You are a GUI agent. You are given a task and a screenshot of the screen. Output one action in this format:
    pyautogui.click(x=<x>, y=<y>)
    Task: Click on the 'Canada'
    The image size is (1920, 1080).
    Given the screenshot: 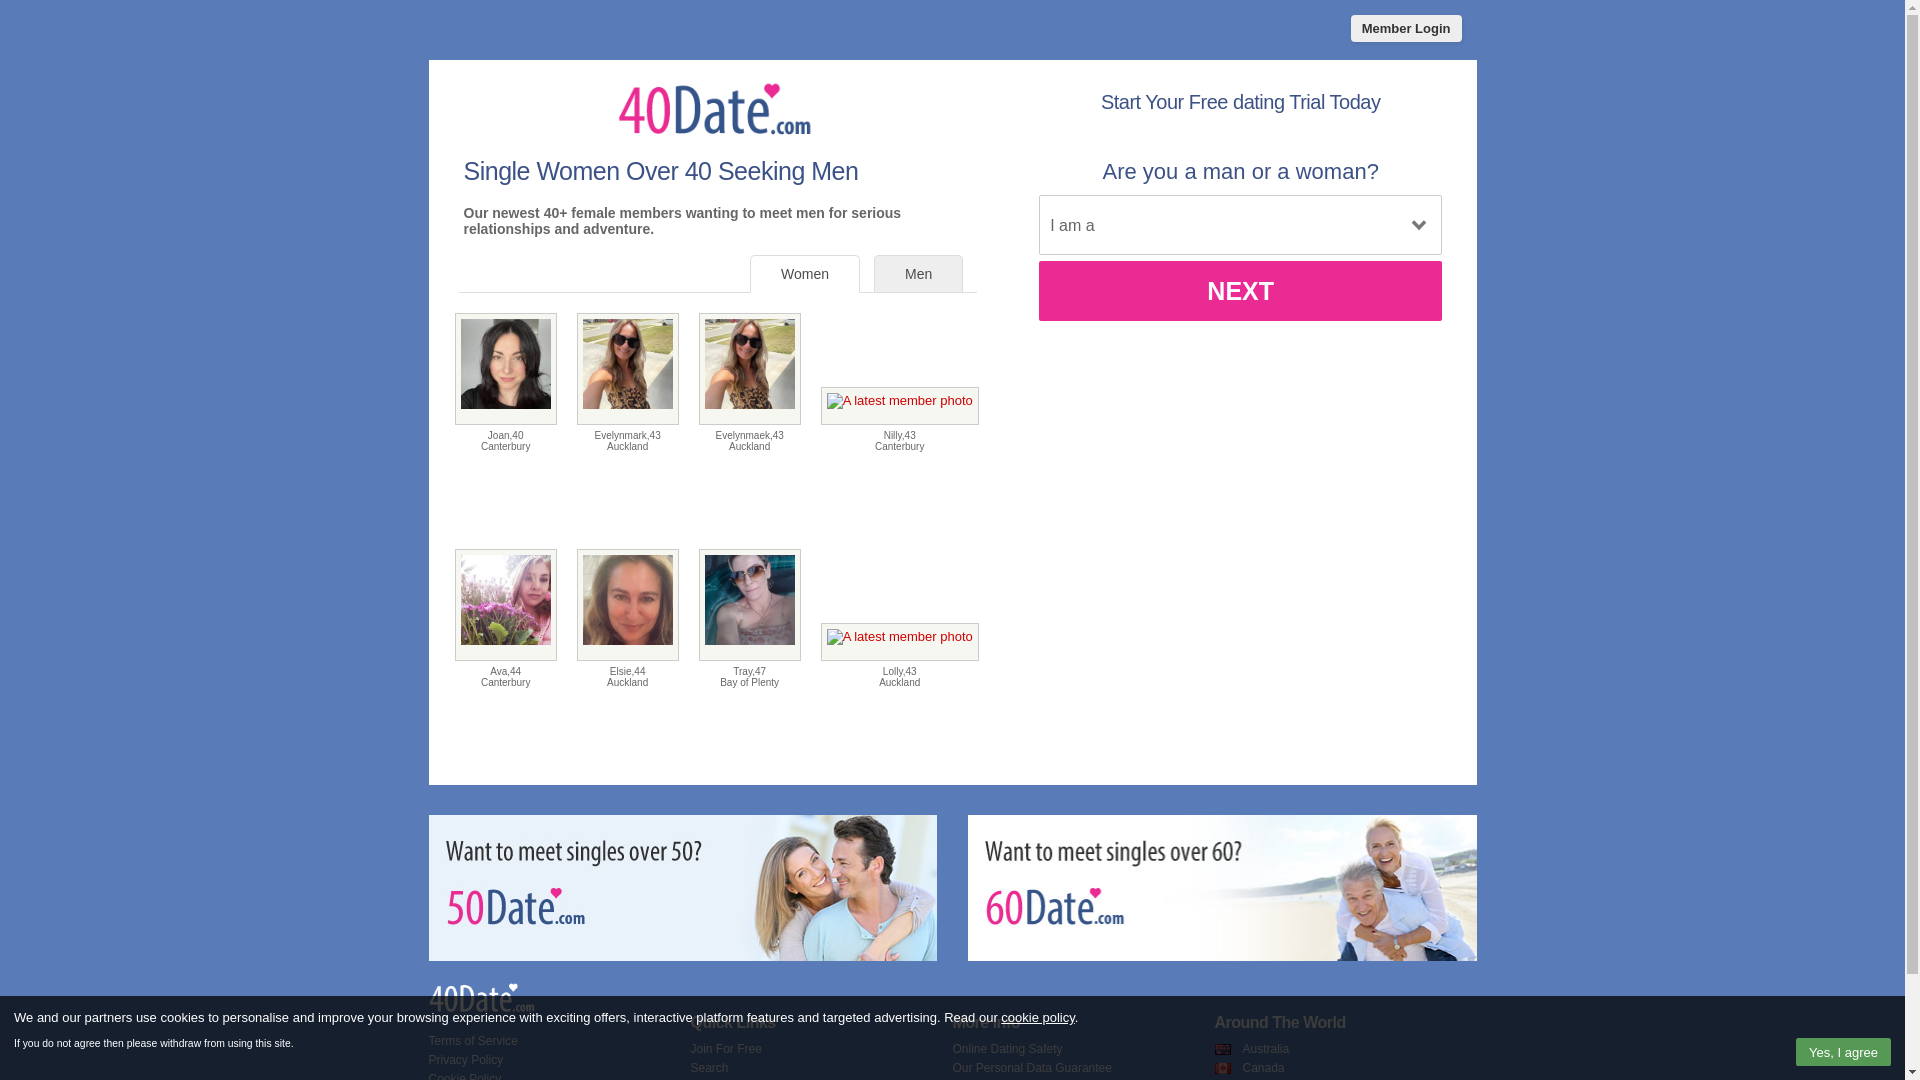 What is the action you would take?
    pyautogui.click(x=1261, y=1067)
    